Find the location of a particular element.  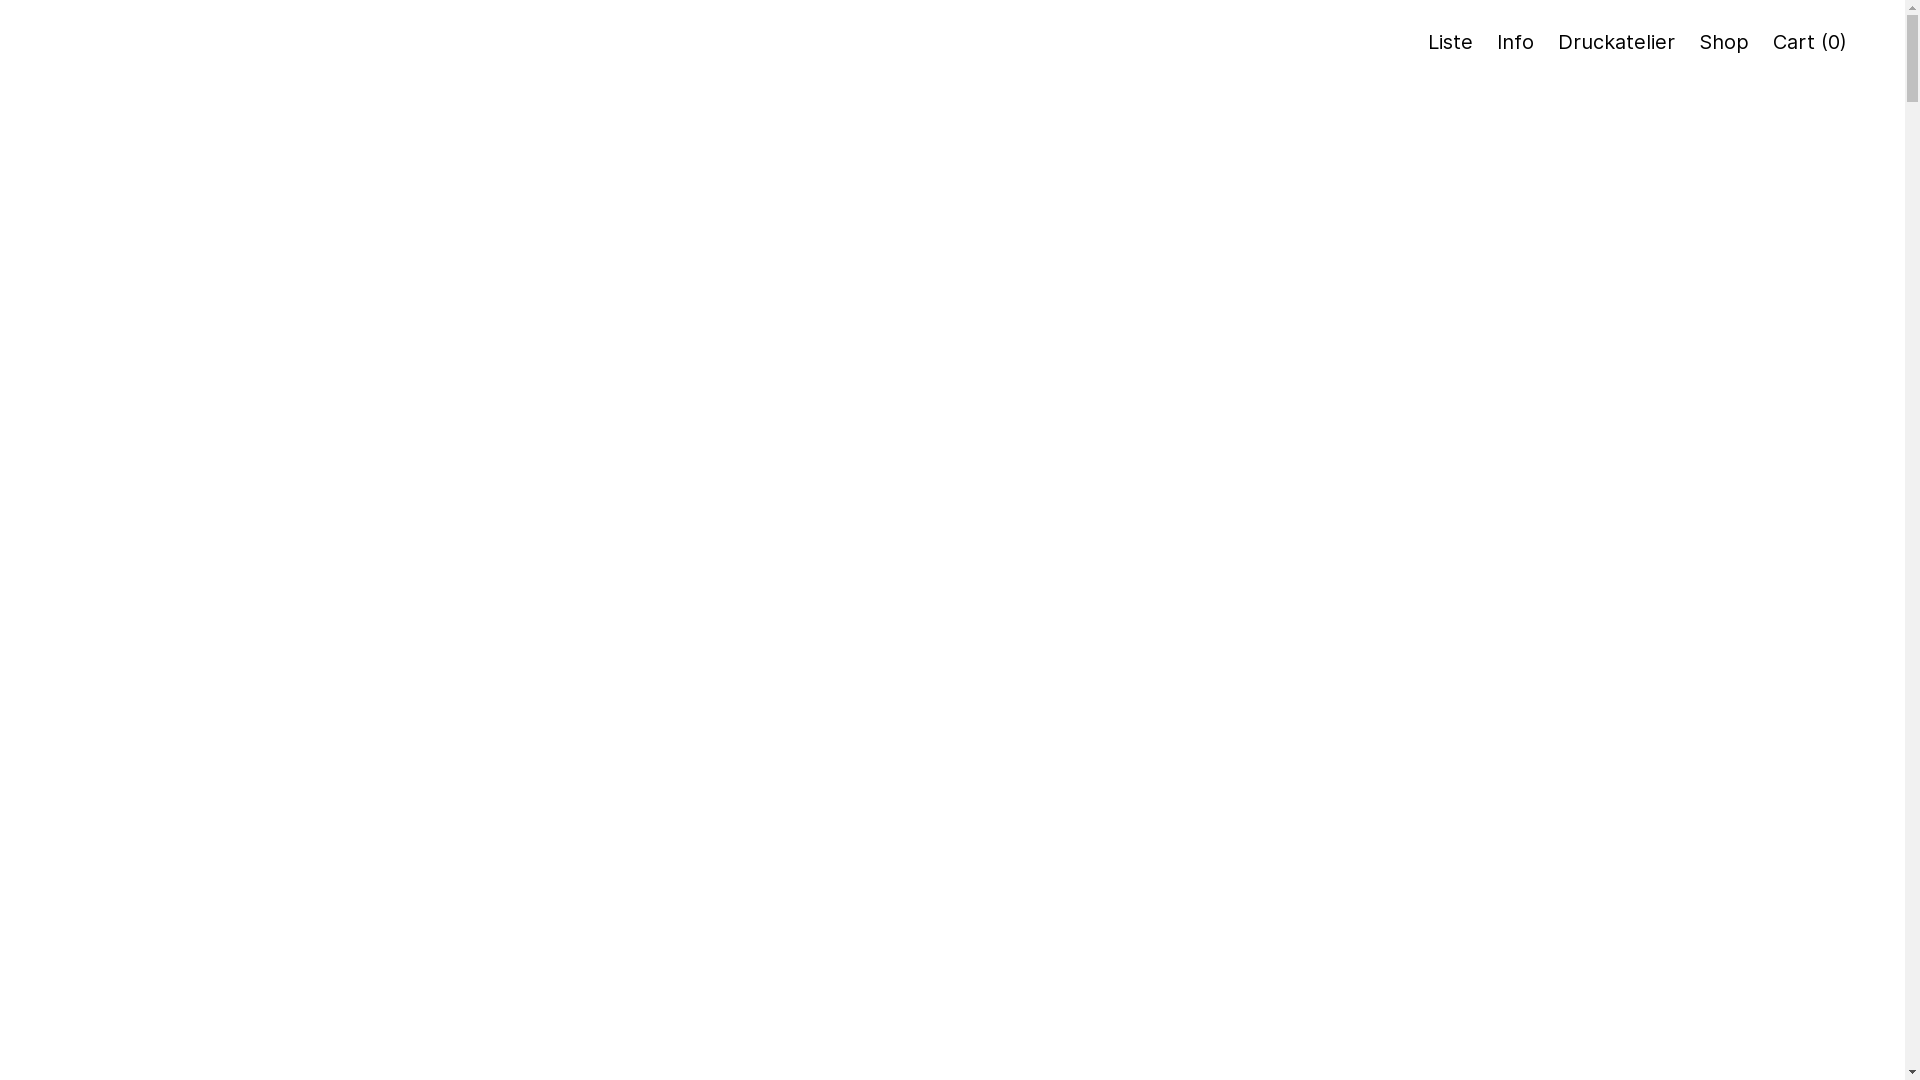

'Shop' is located at coordinates (1698, 42).